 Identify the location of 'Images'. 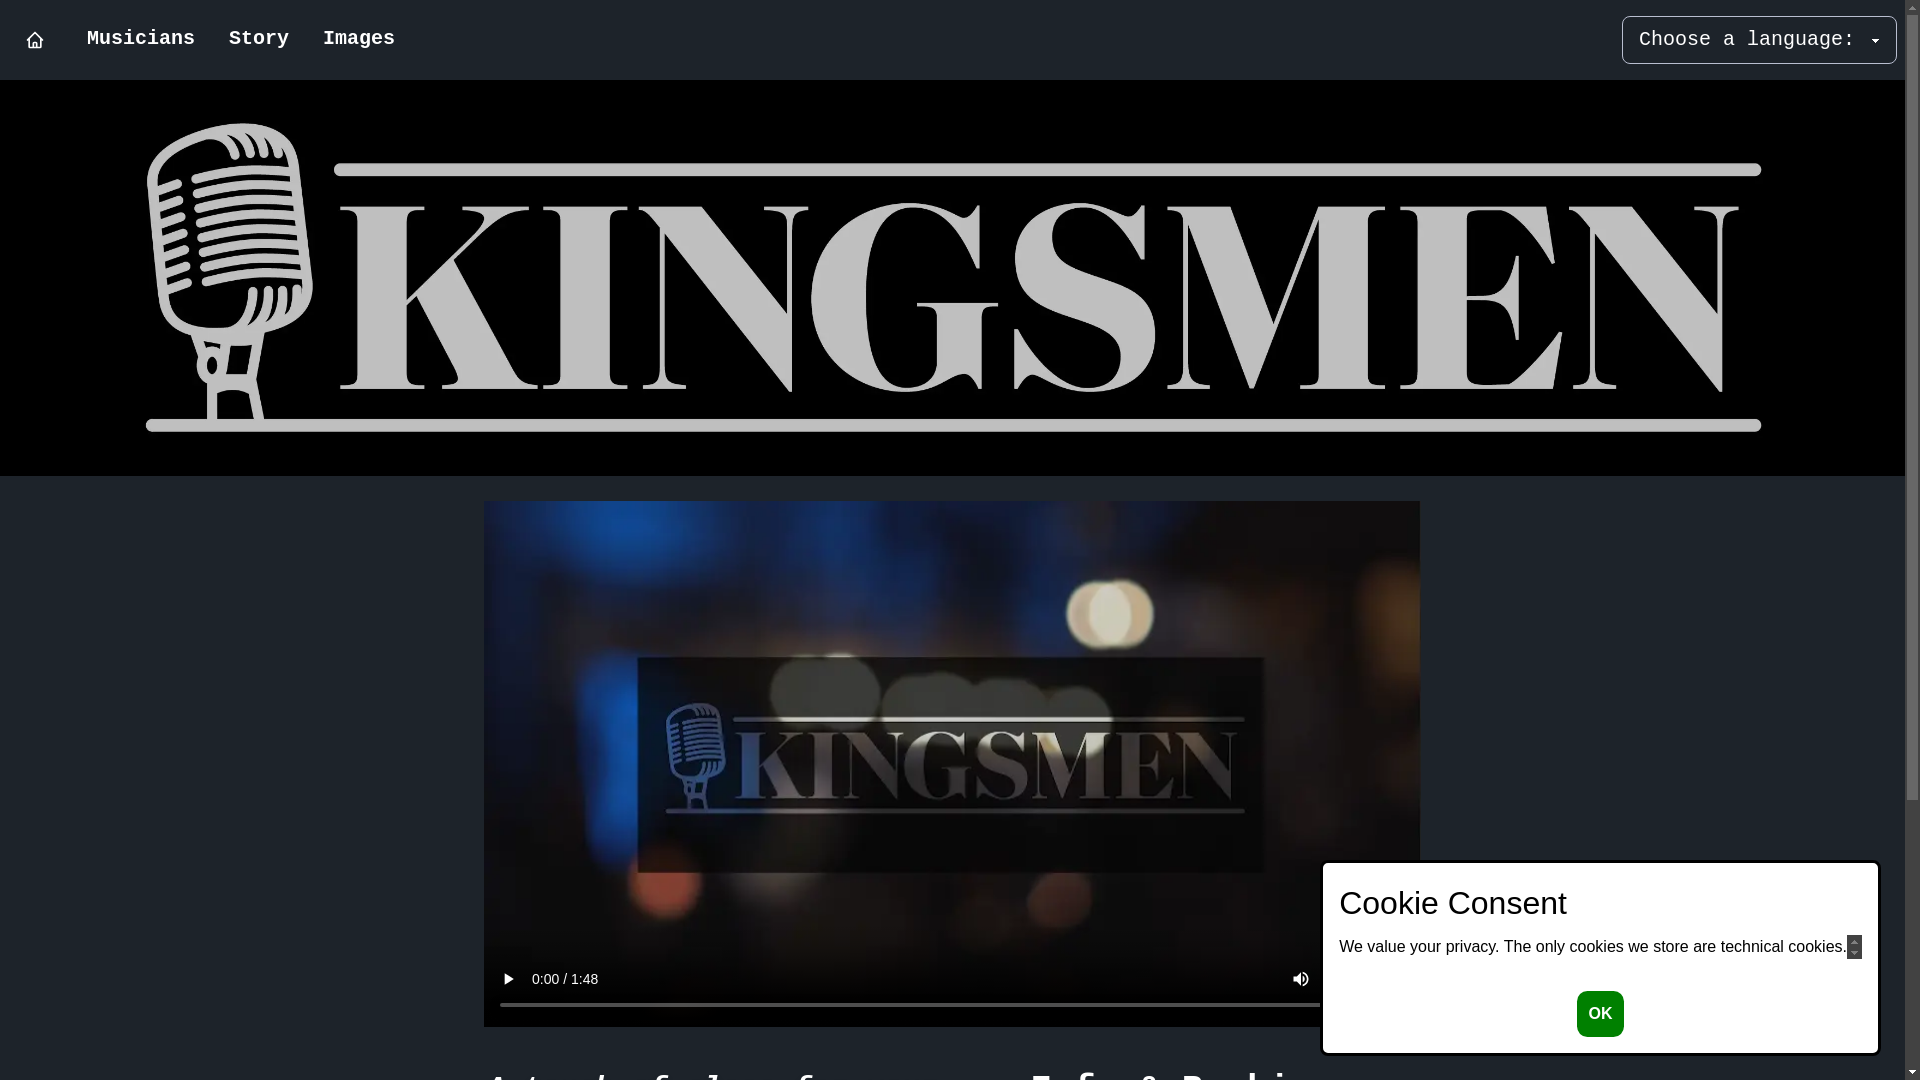
(359, 39).